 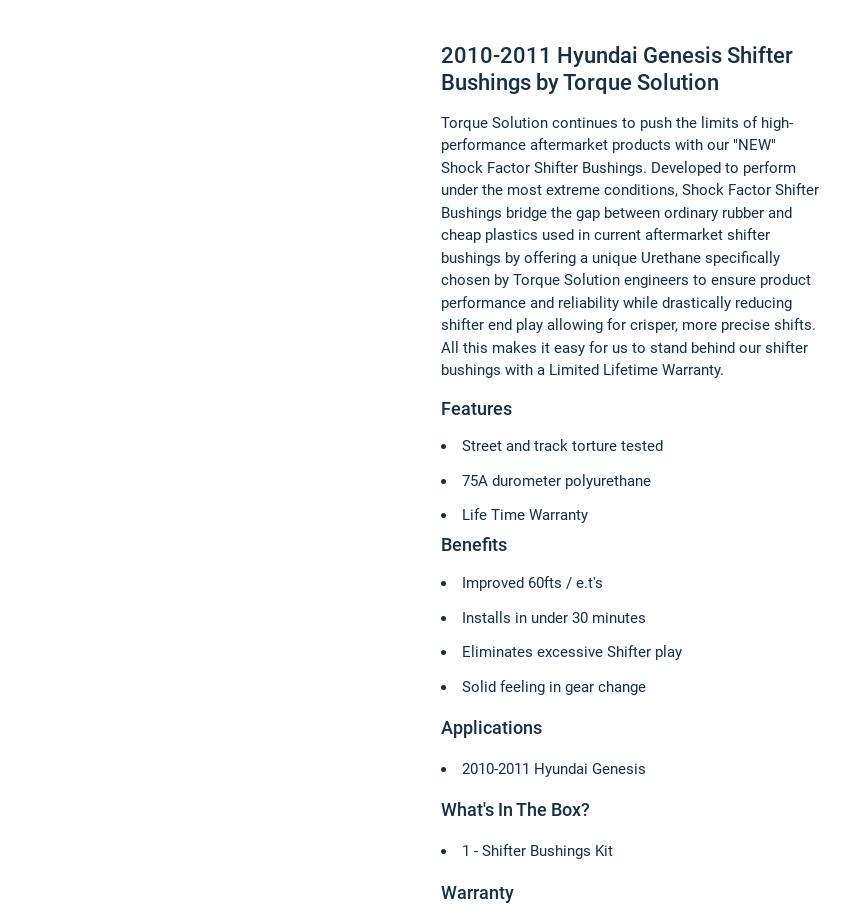 What do you see at coordinates (536, 849) in the screenshot?
I see `'1 - Shifter Bushings Kit'` at bounding box center [536, 849].